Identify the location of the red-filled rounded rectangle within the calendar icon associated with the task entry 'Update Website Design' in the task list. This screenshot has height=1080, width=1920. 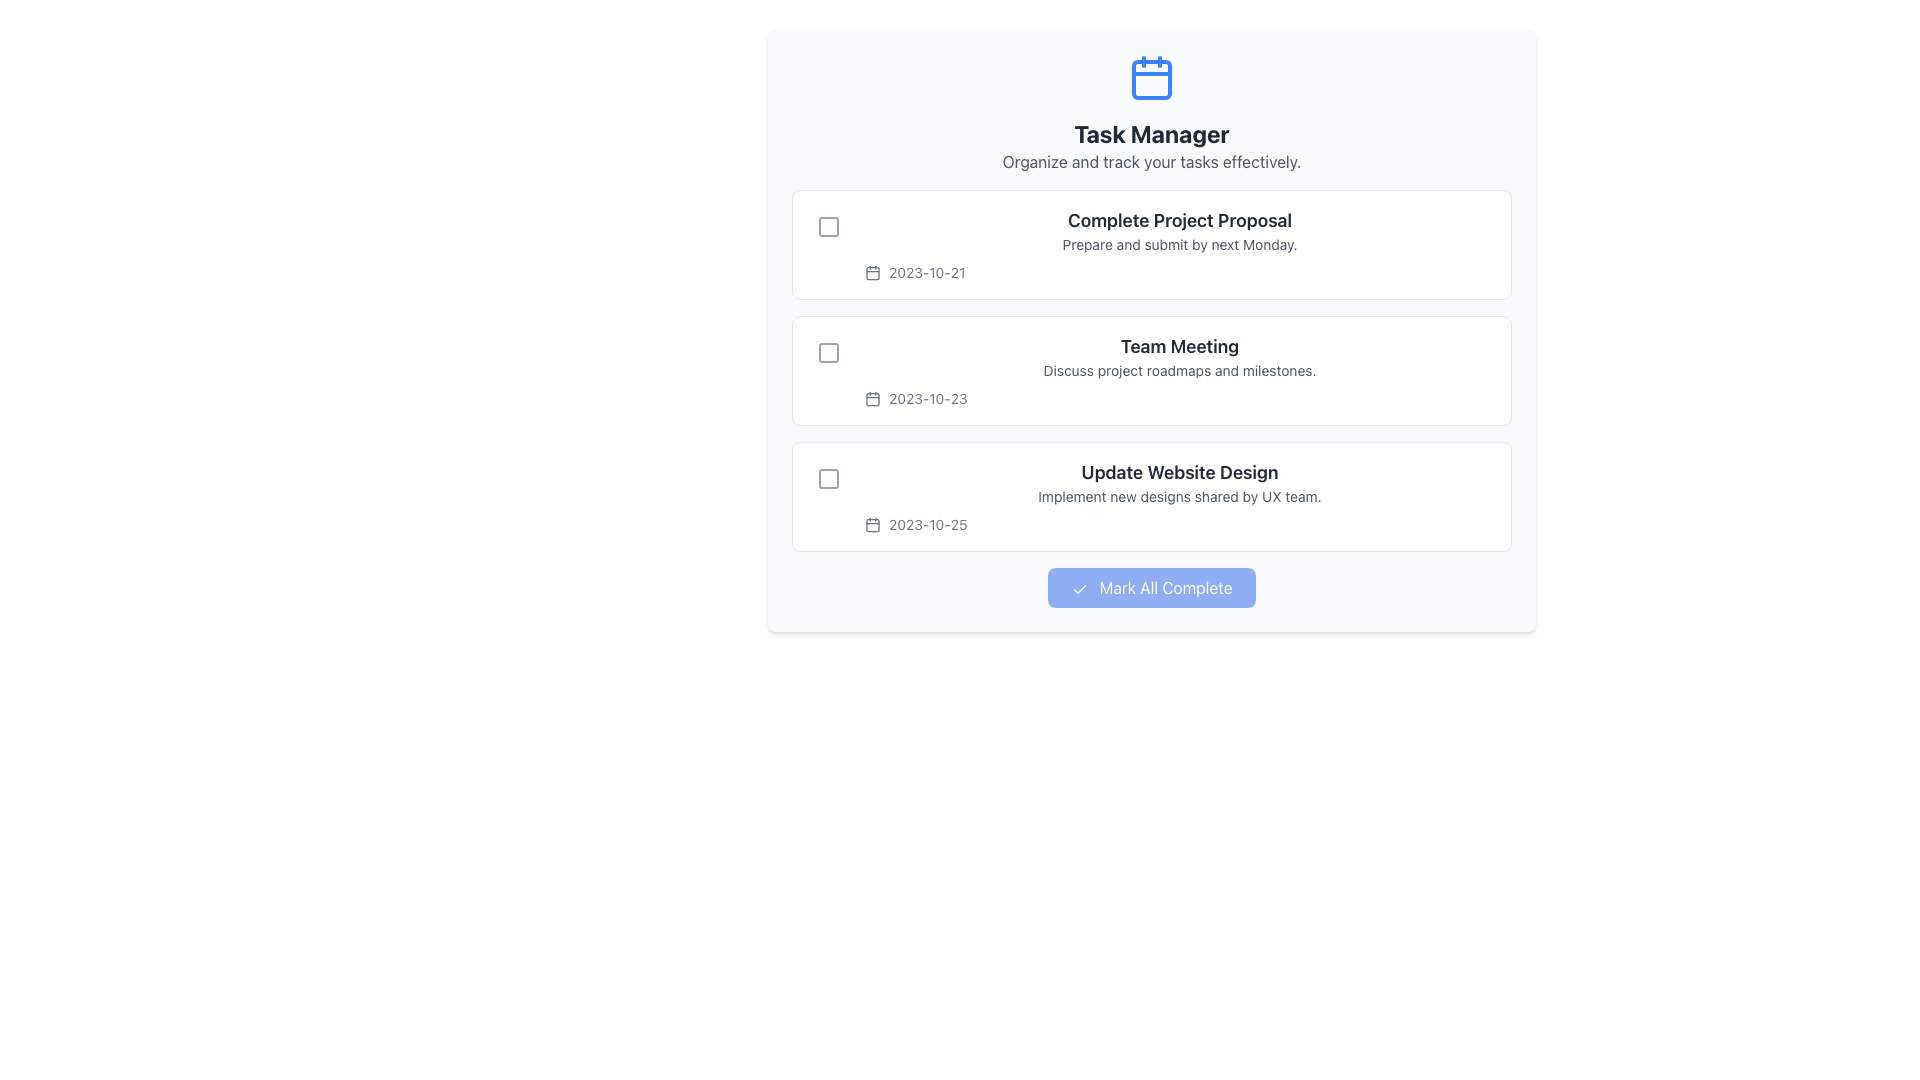
(873, 523).